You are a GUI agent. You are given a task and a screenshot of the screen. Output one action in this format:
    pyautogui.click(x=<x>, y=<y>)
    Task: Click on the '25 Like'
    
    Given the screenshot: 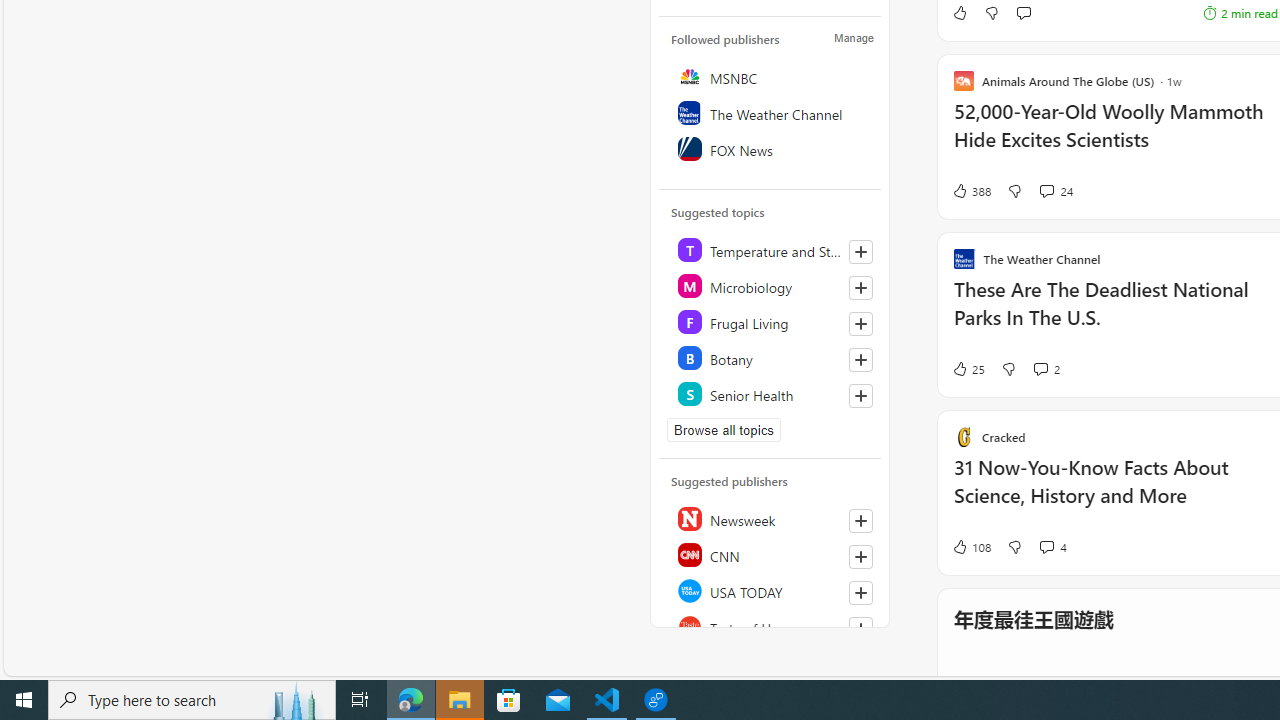 What is the action you would take?
    pyautogui.click(x=968, y=368)
    